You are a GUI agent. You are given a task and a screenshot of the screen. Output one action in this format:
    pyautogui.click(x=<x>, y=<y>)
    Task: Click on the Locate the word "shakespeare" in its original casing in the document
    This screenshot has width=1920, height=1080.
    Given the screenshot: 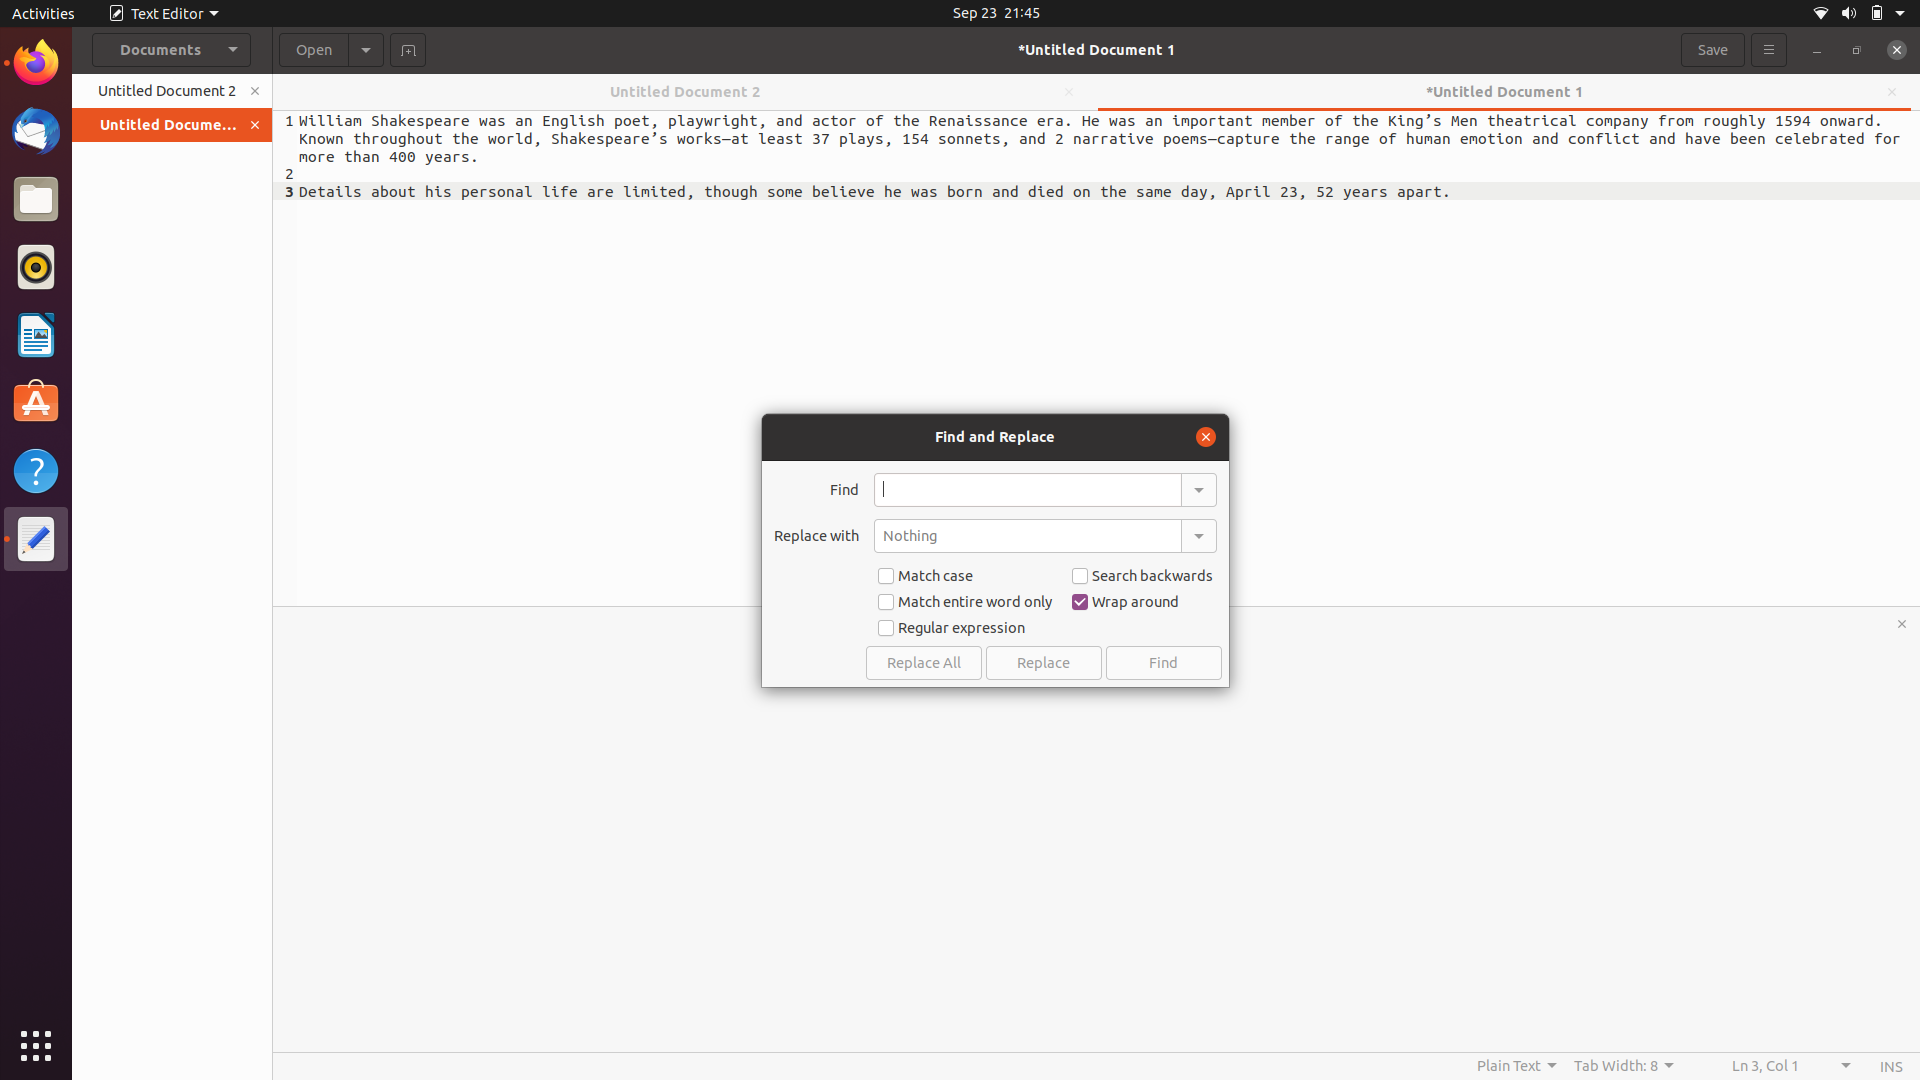 What is the action you would take?
    pyautogui.click(x=1027, y=489)
    